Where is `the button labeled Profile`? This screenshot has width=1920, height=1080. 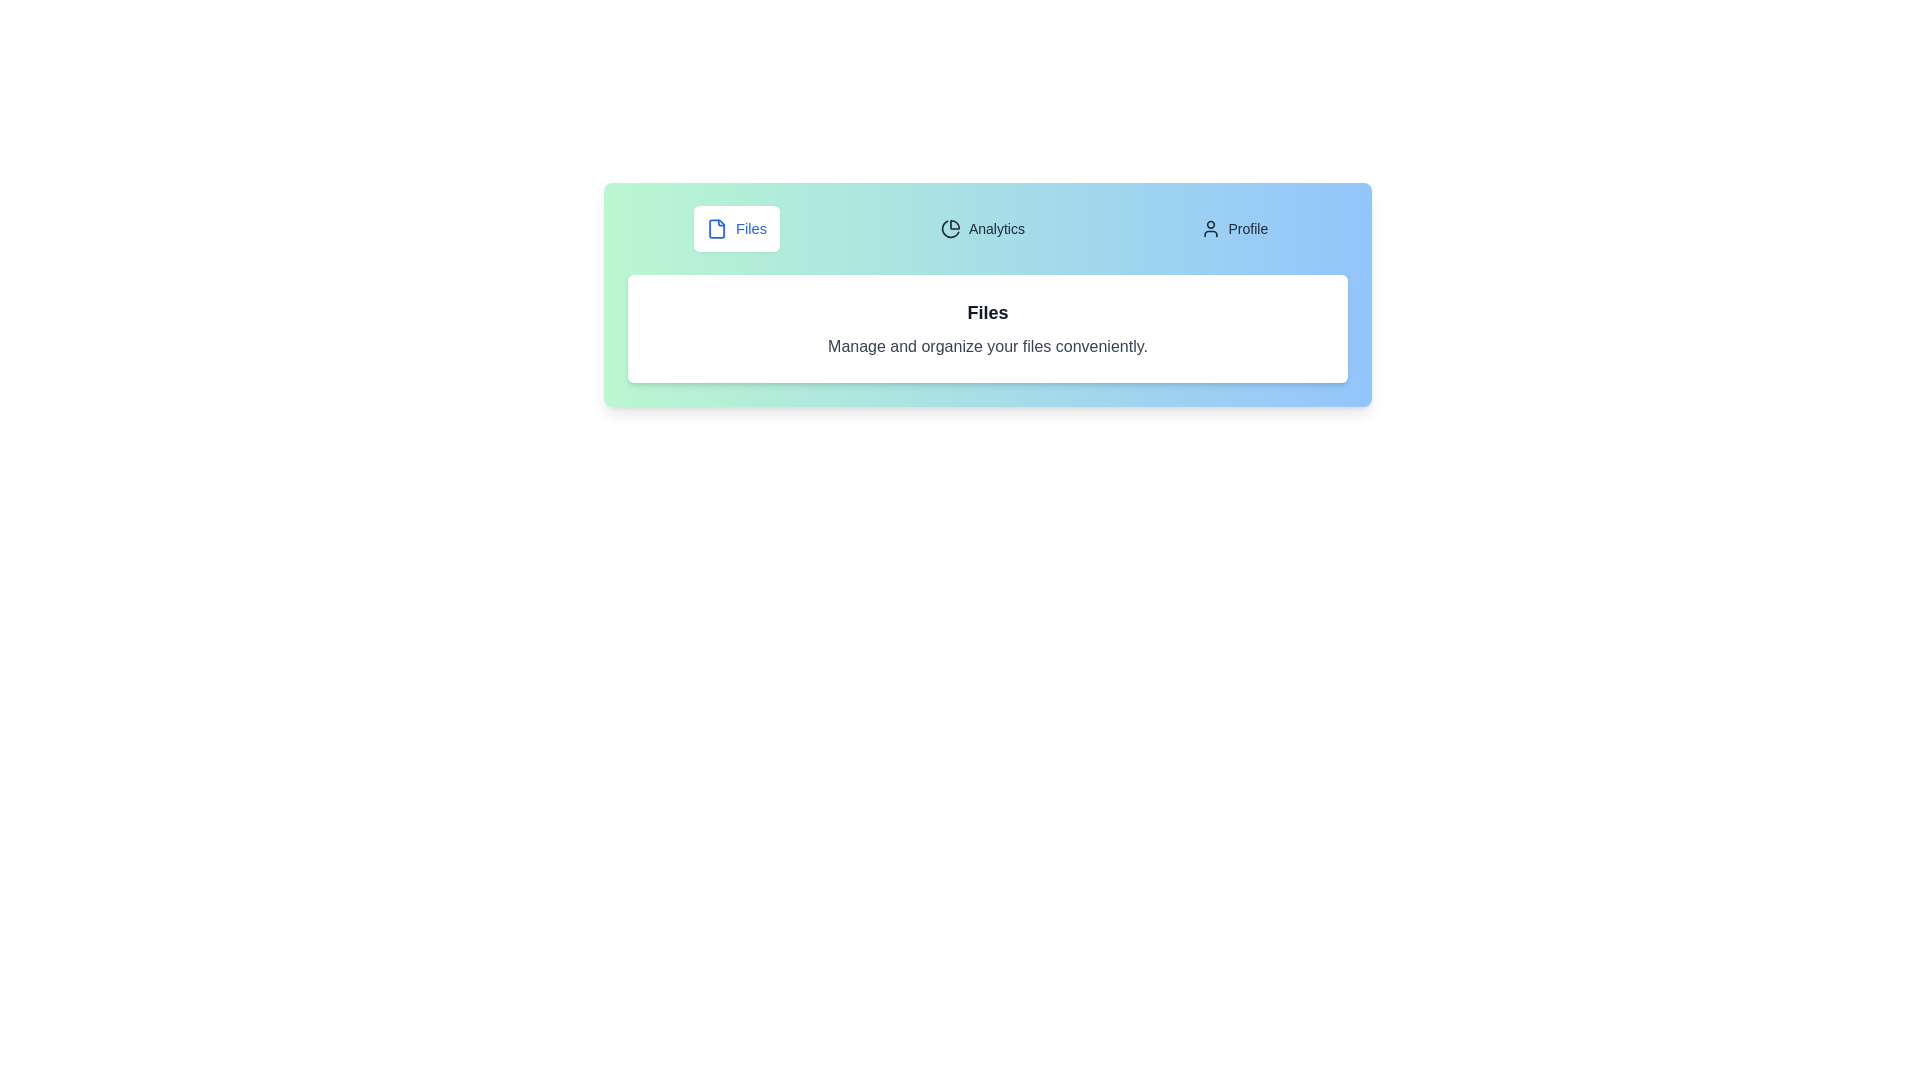
the button labeled Profile is located at coordinates (1233, 227).